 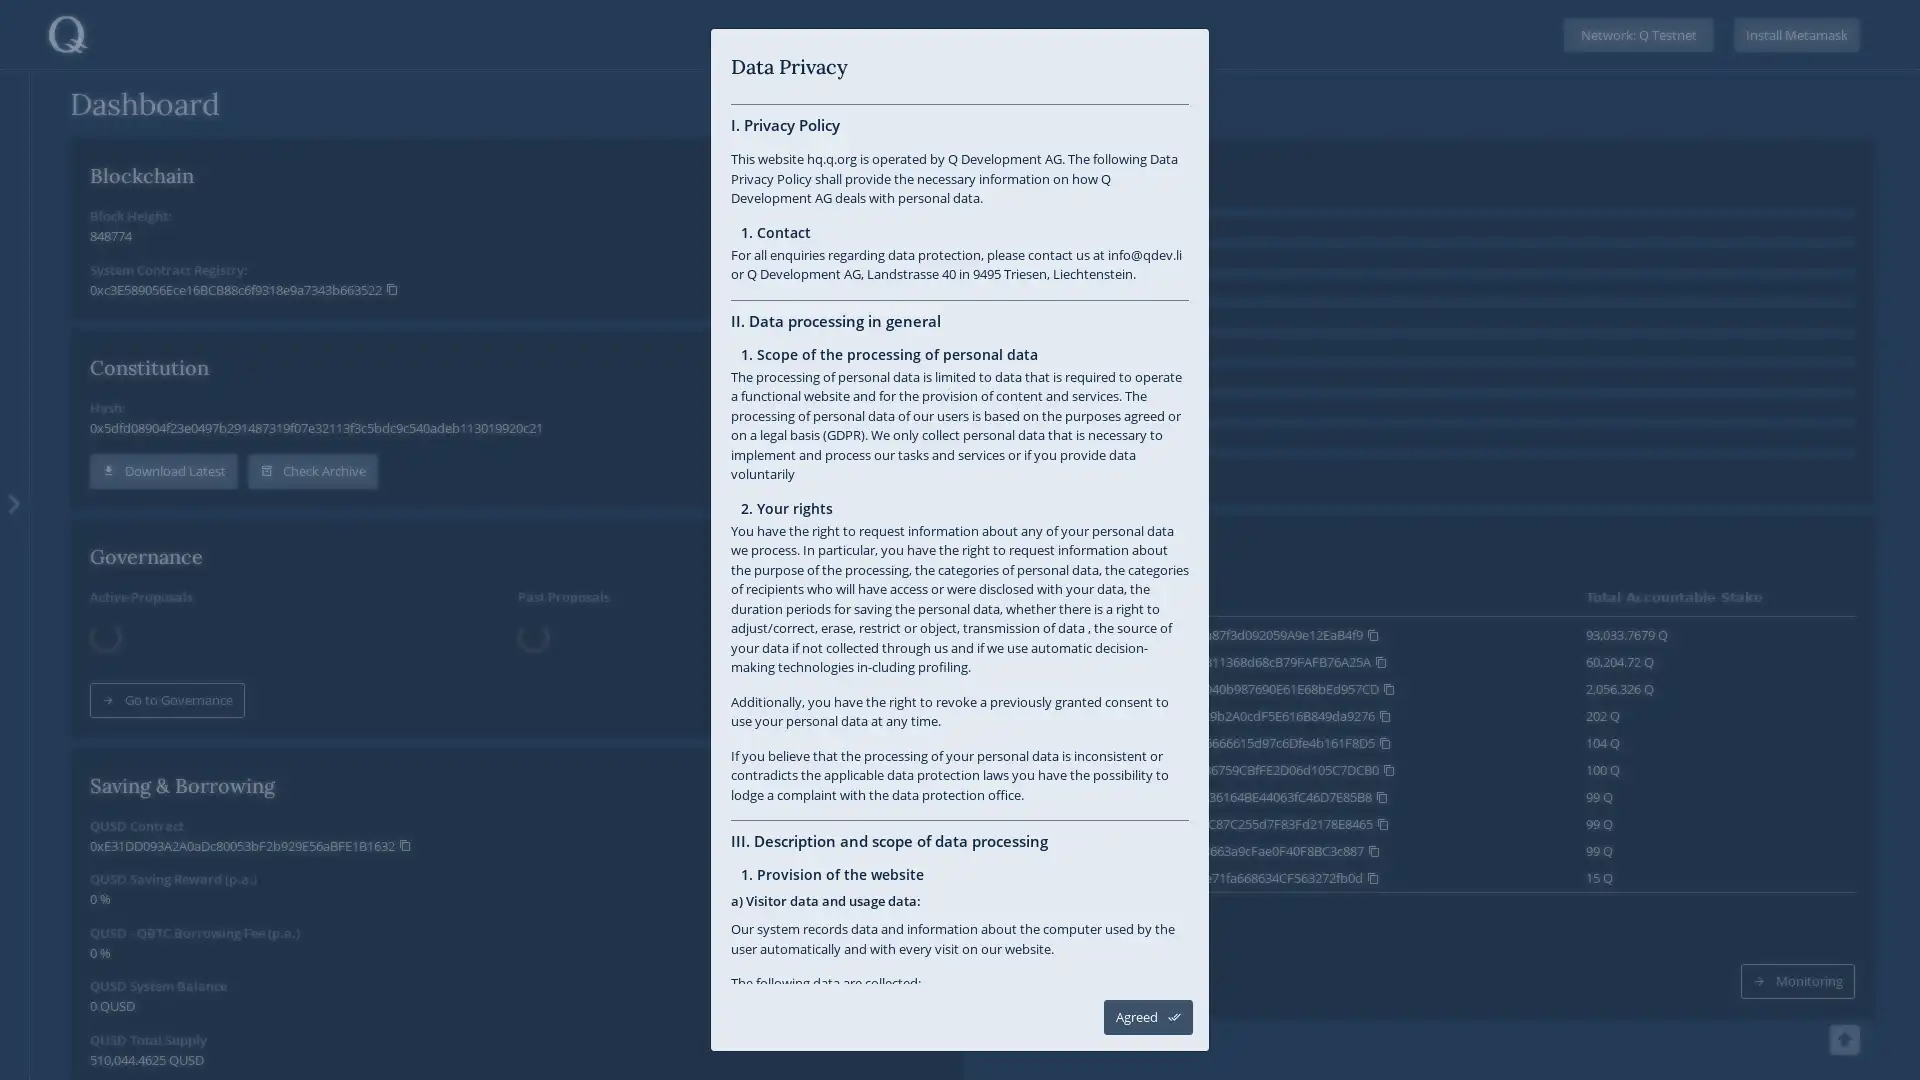 I want to click on Monitoring, so click(x=1798, y=931).